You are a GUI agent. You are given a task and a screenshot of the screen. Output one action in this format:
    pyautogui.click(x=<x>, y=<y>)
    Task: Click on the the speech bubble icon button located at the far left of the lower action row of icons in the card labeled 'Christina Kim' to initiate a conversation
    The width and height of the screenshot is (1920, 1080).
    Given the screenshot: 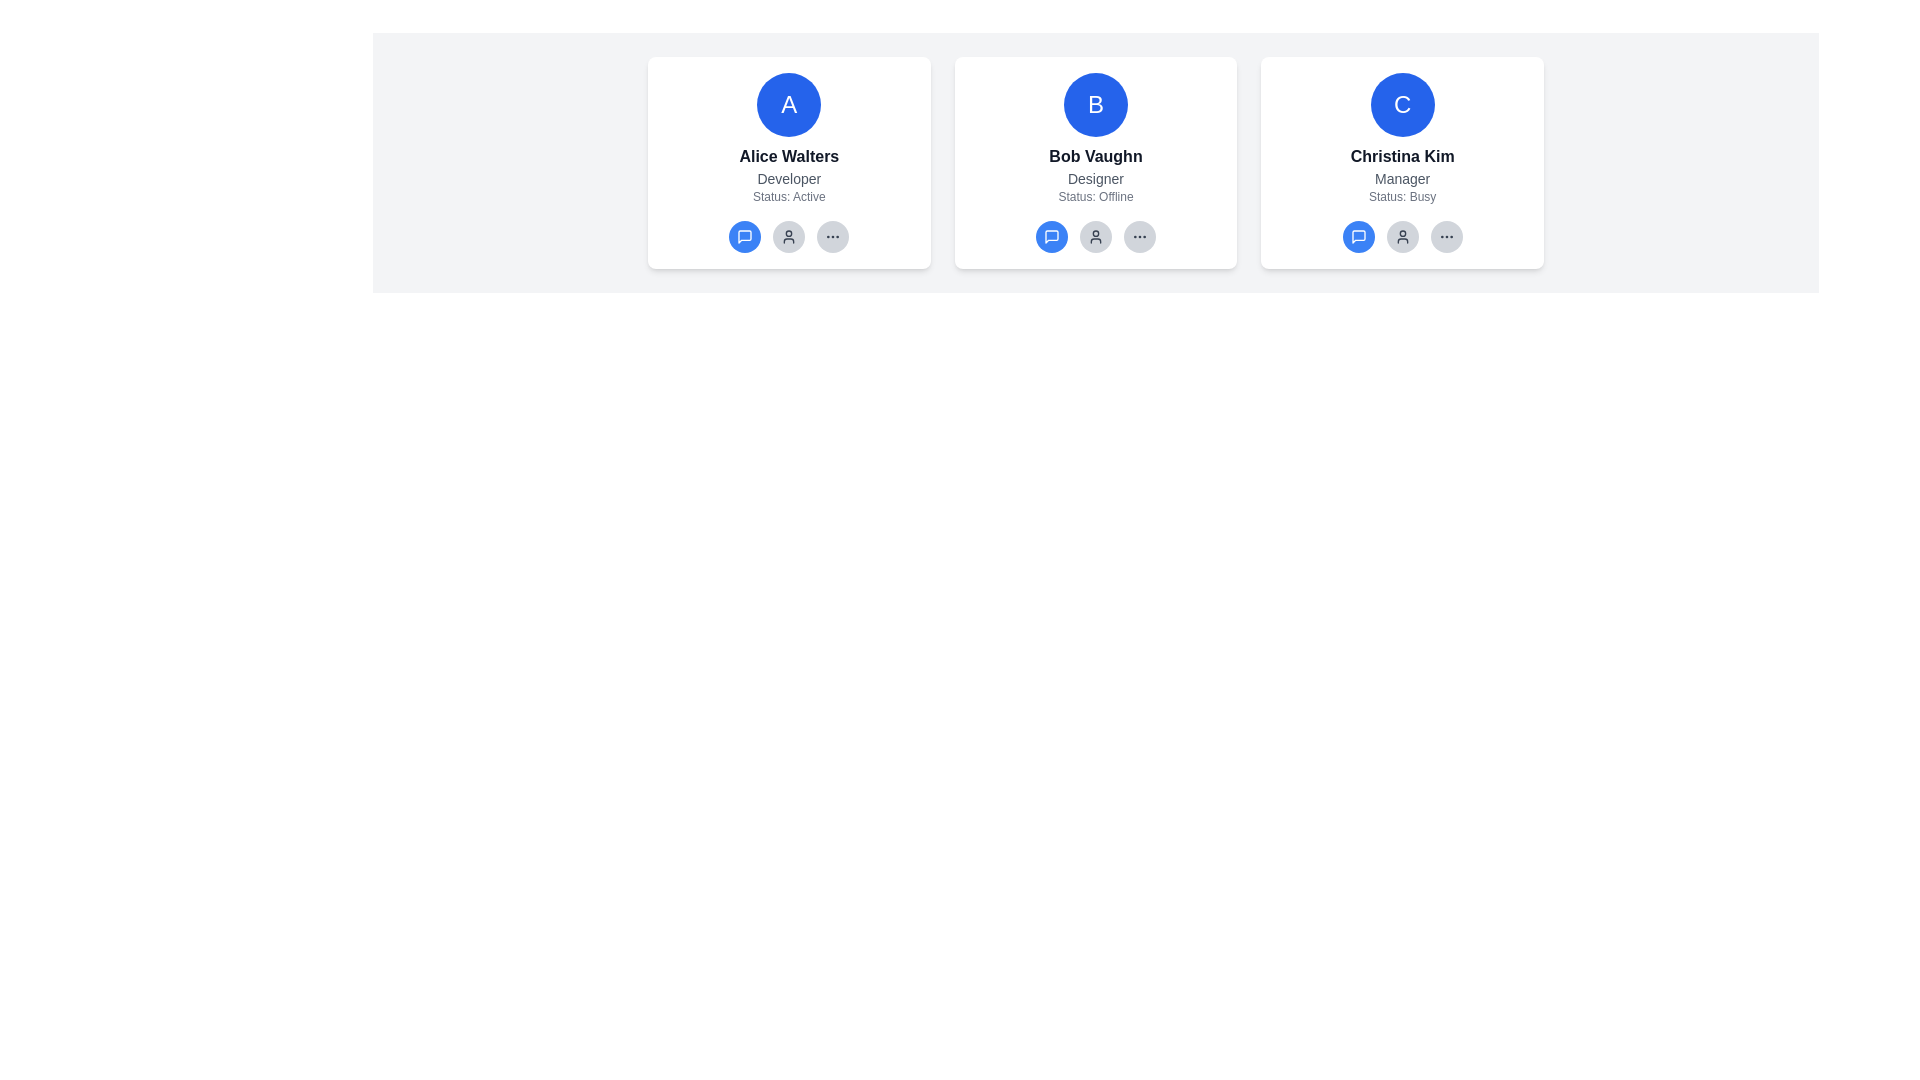 What is the action you would take?
    pyautogui.click(x=1358, y=235)
    